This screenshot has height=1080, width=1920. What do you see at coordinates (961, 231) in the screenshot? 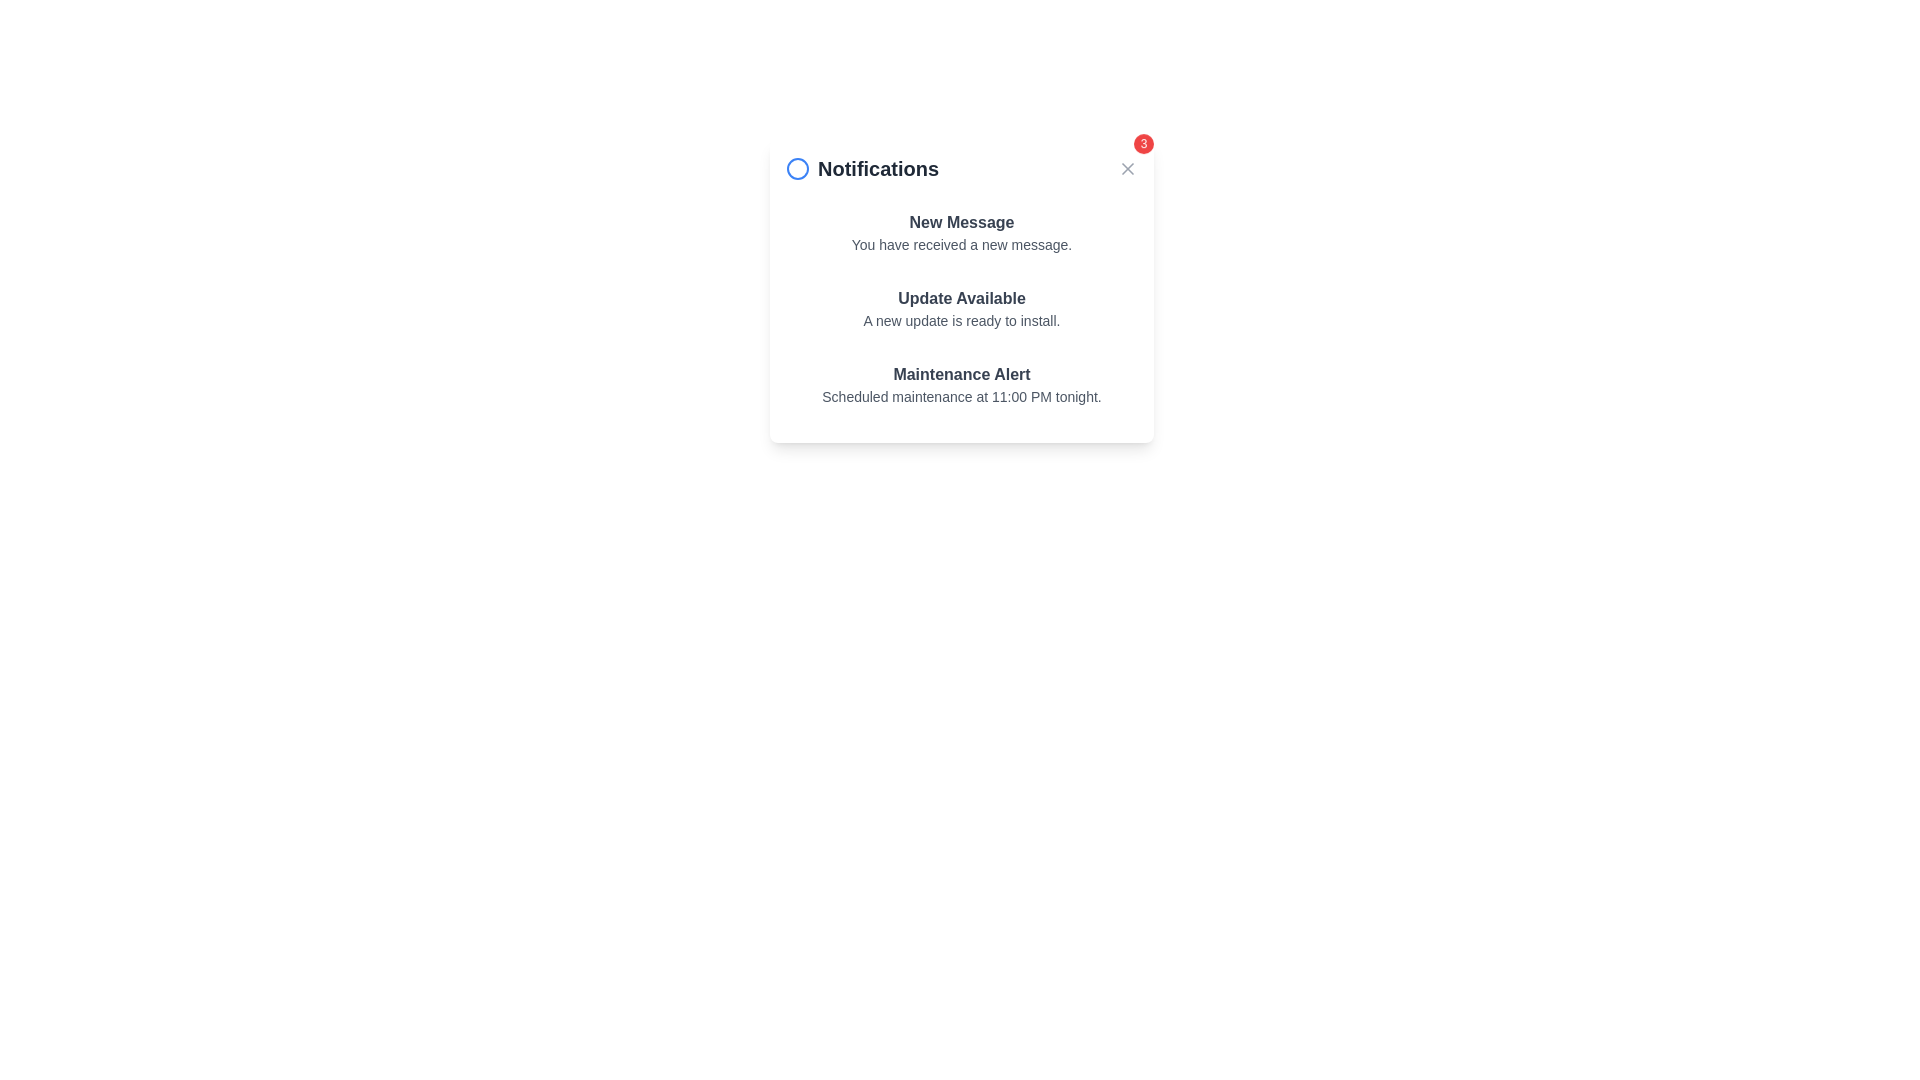
I see `the first notification item in the notification panel for accessibility navigation` at bounding box center [961, 231].